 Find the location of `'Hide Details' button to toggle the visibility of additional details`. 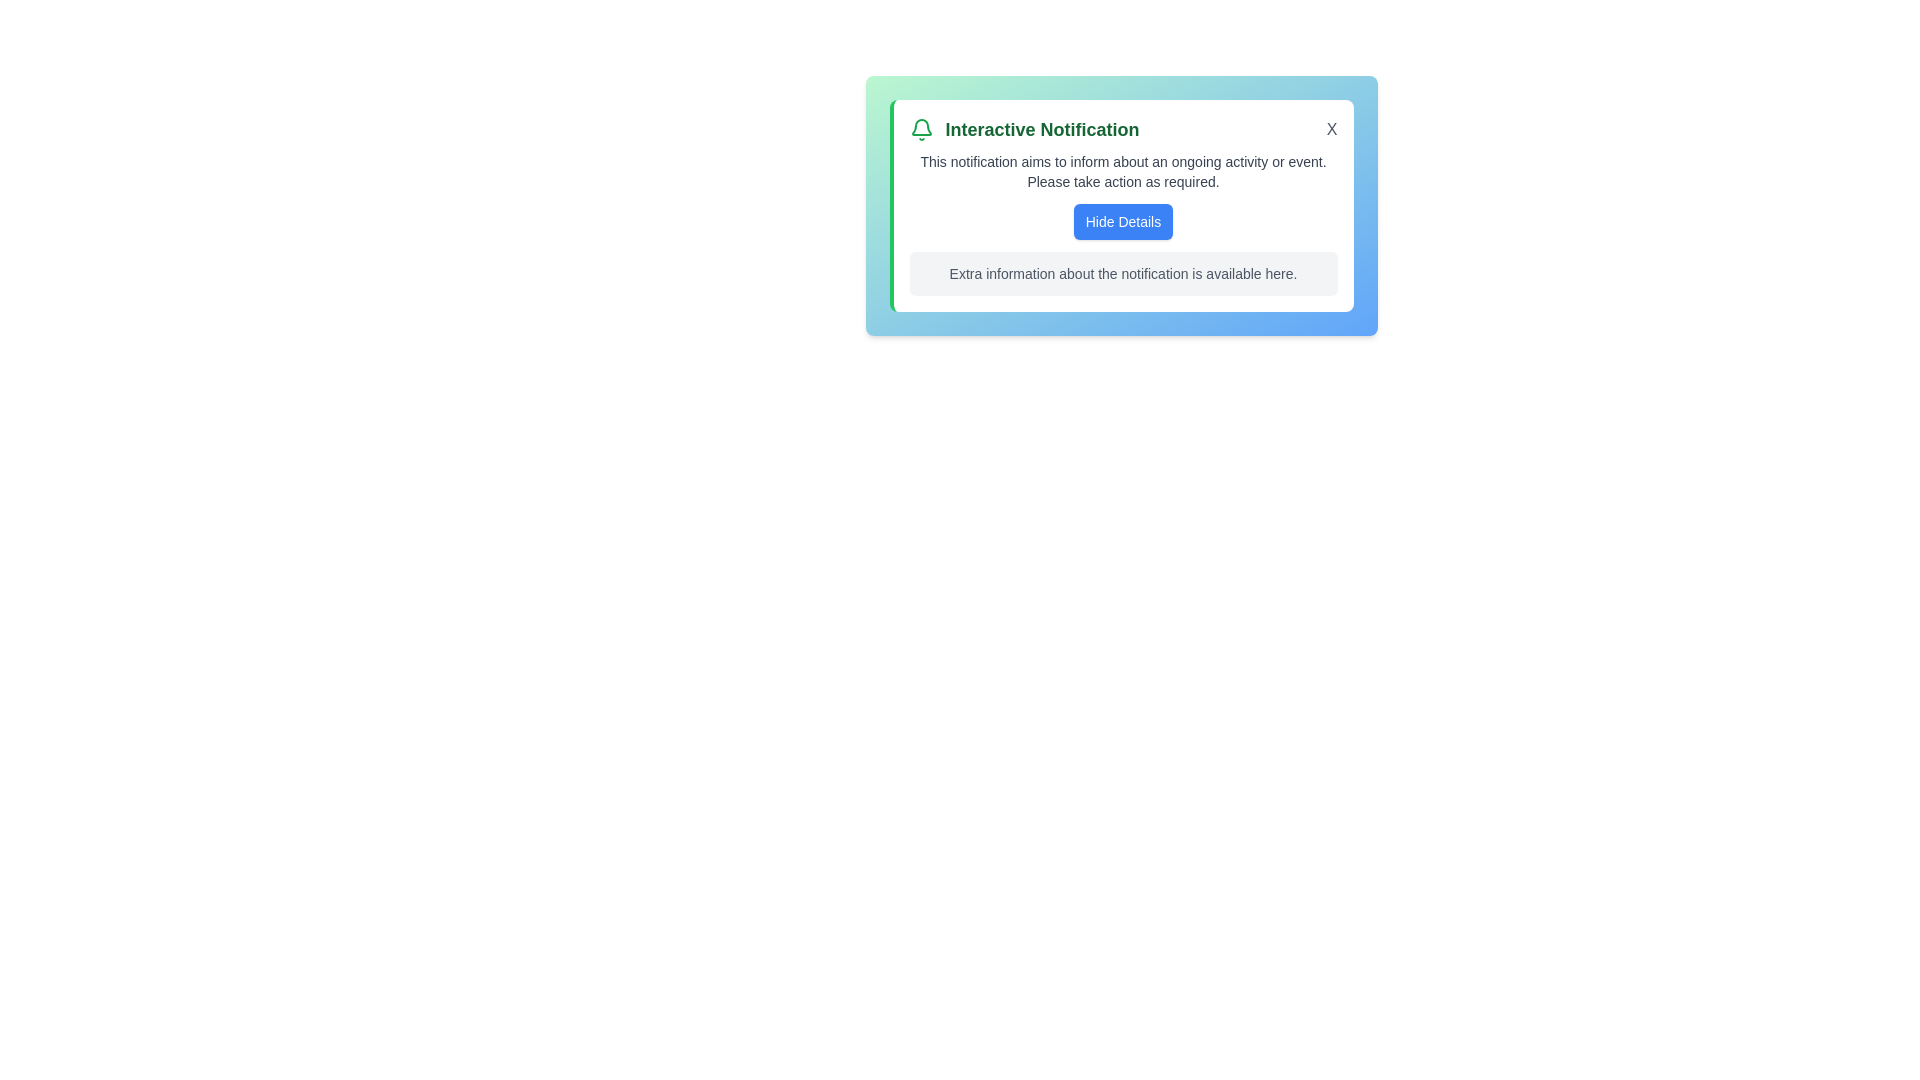

'Hide Details' button to toggle the visibility of additional details is located at coordinates (1123, 222).